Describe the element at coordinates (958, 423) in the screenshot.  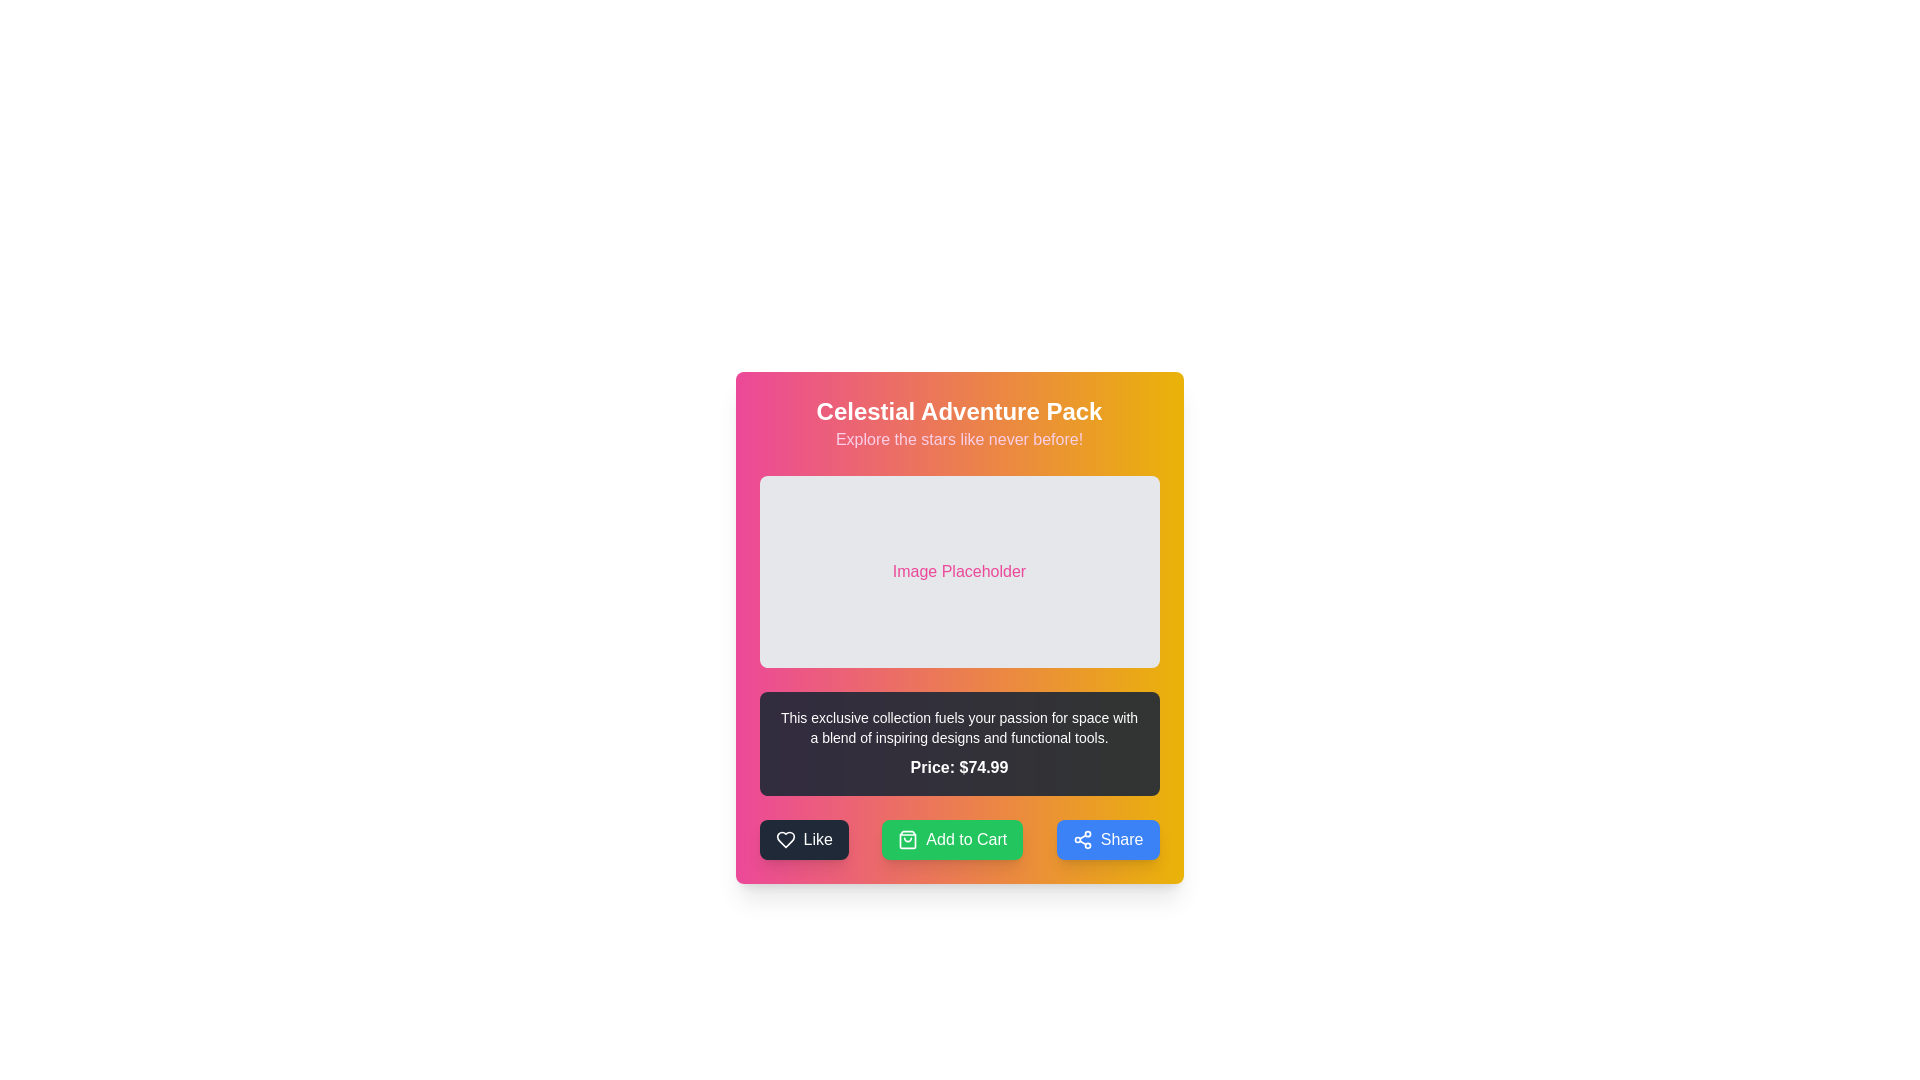
I see `the text block titled 'Celestial Adventure Pack' which features a bold large white title and a pink subtitle, located at the top of its card structure` at that location.